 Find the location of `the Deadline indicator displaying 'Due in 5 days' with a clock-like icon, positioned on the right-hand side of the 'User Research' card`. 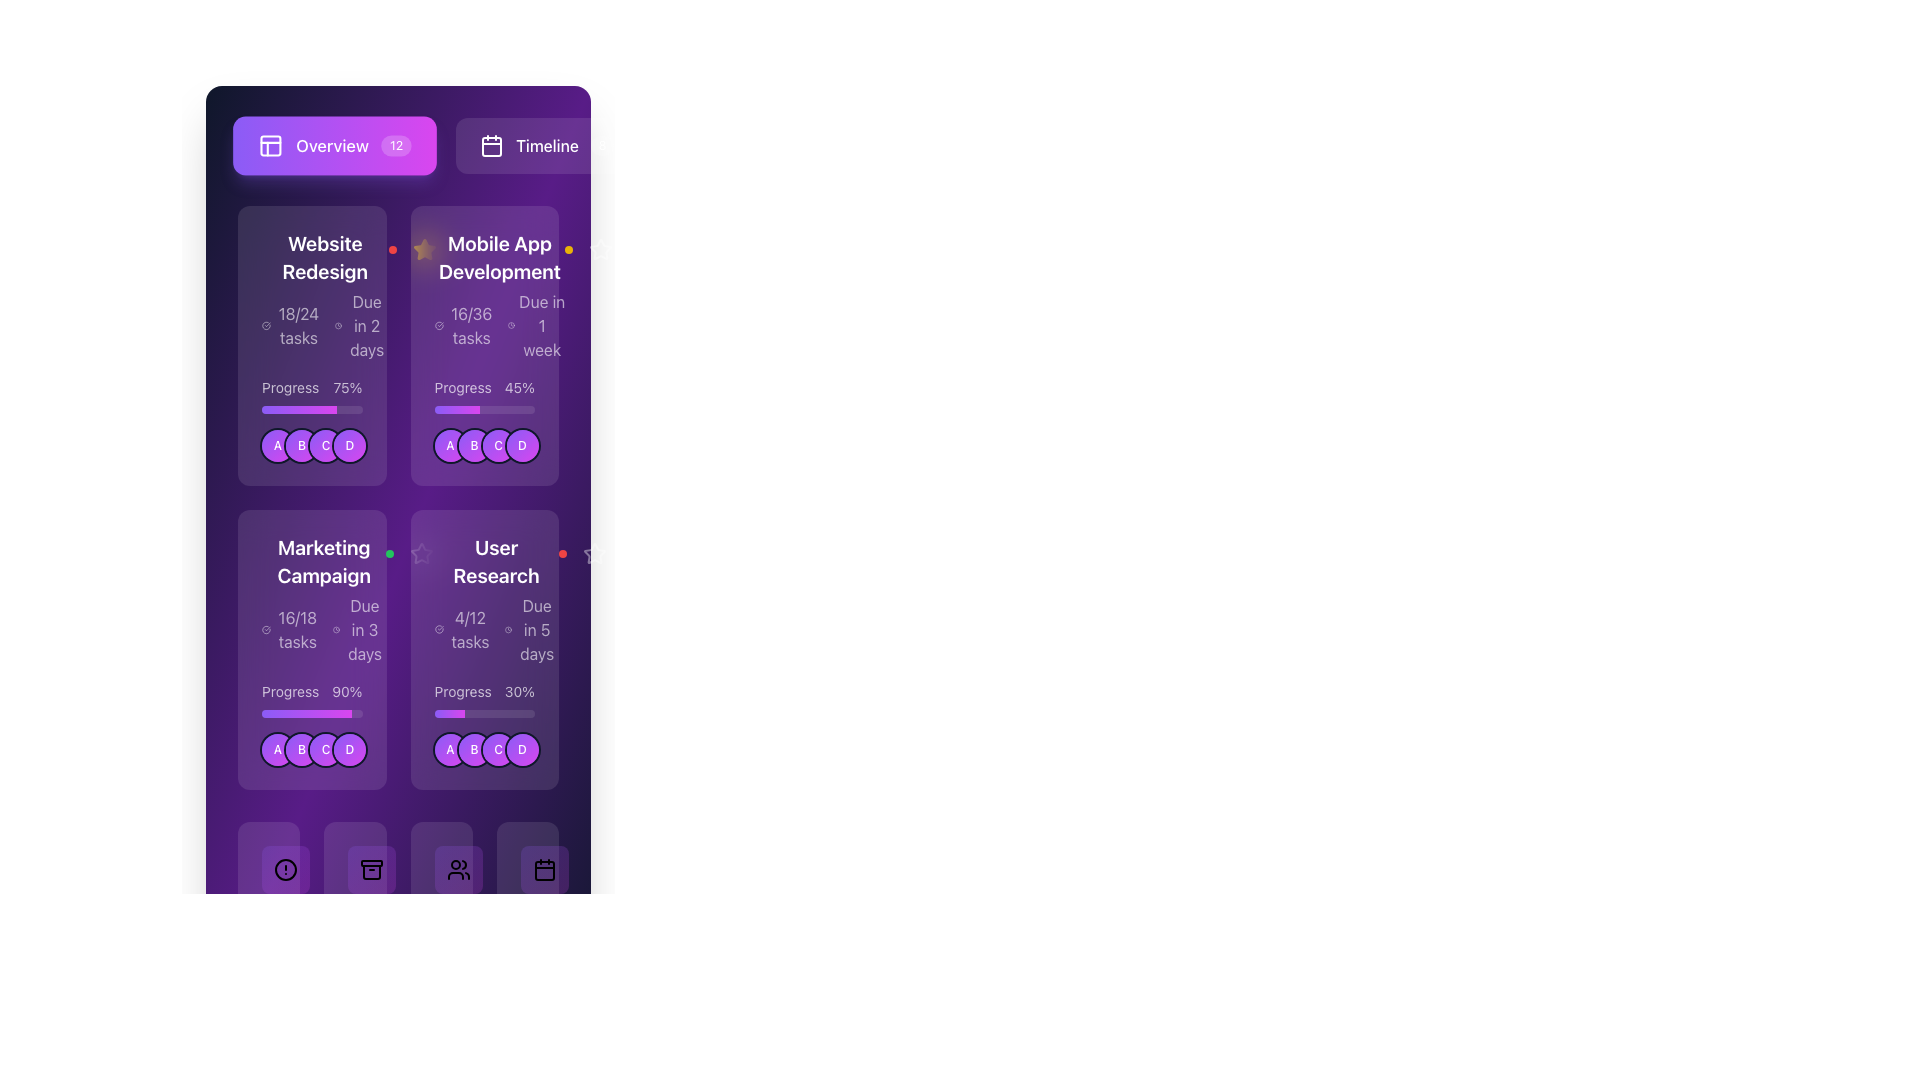

the Deadline indicator displaying 'Due in 5 days' with a clock-like icon, positioned on the right-hand side of the 'User Research' card is located at coordinates (531, 628).